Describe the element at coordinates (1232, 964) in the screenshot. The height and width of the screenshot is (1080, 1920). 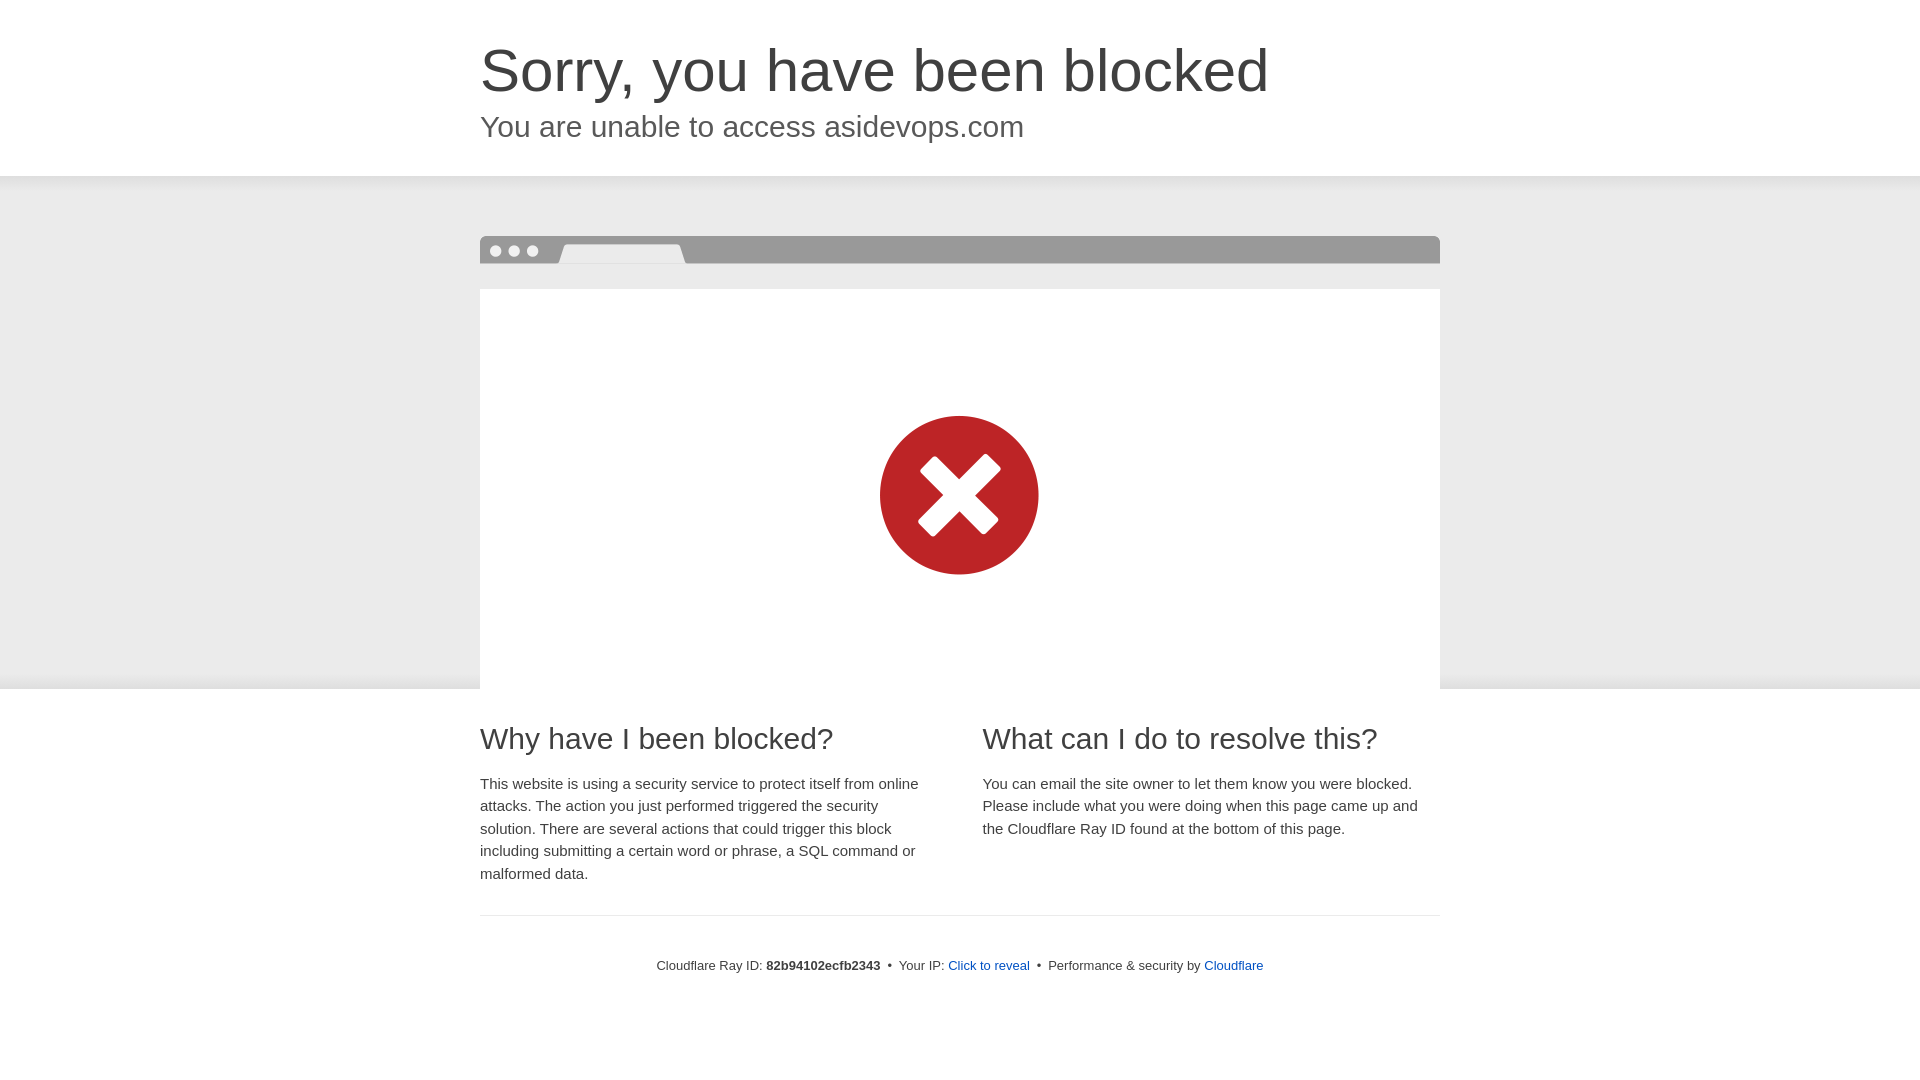
I see `'Cloudflare'` at that location.